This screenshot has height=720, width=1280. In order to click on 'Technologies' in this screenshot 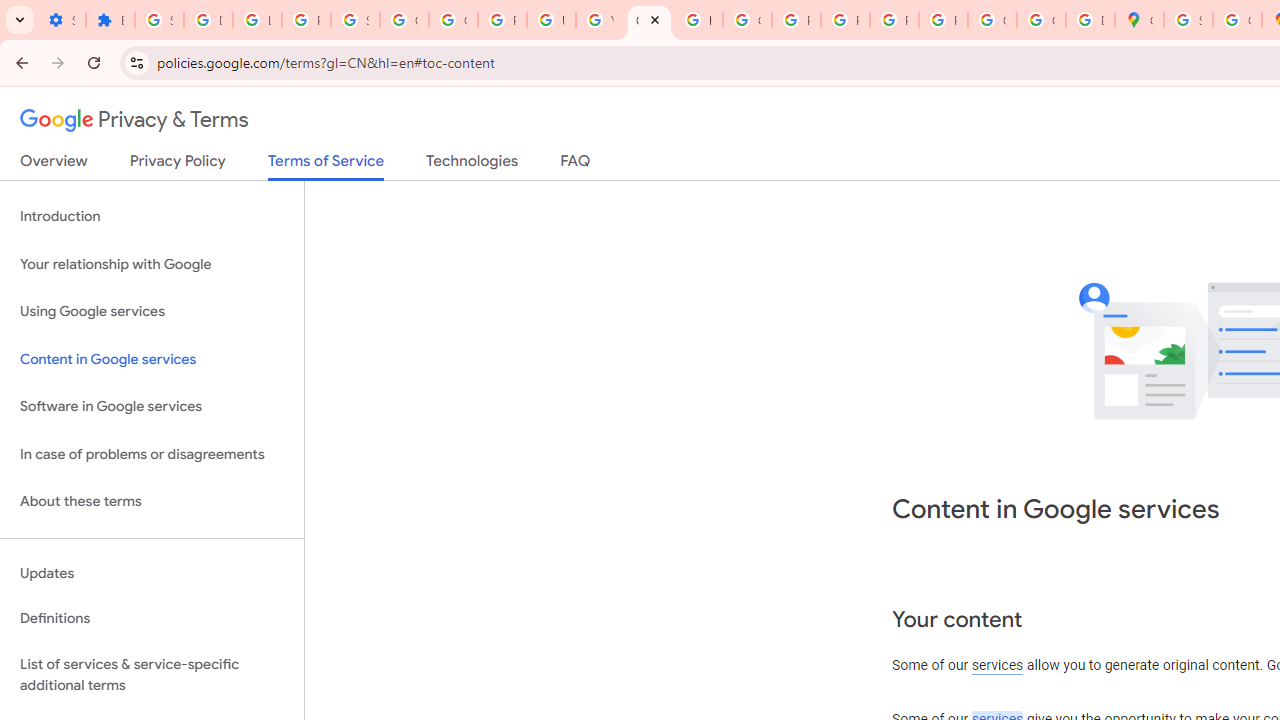, I will do `click(471, 164)`.